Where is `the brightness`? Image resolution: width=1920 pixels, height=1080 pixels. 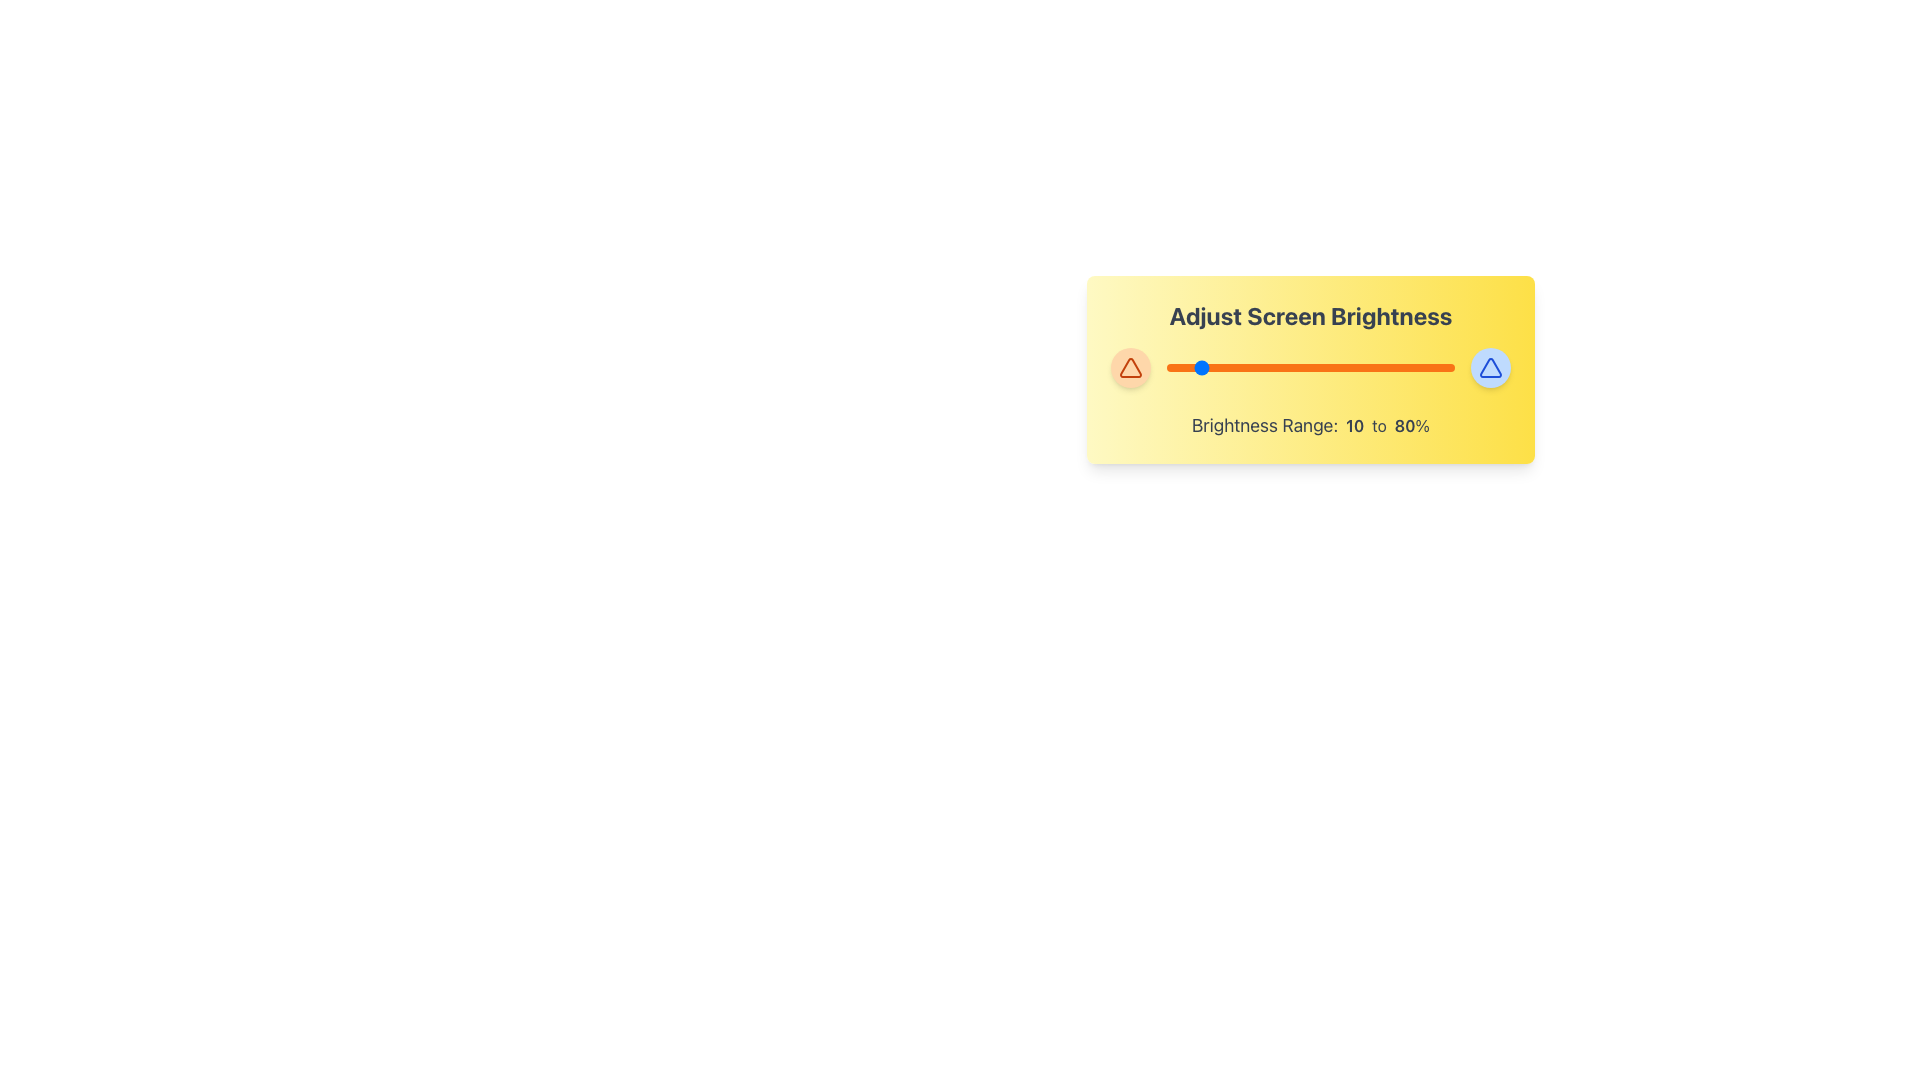
the brightness is located at coordinates (1223, 367).